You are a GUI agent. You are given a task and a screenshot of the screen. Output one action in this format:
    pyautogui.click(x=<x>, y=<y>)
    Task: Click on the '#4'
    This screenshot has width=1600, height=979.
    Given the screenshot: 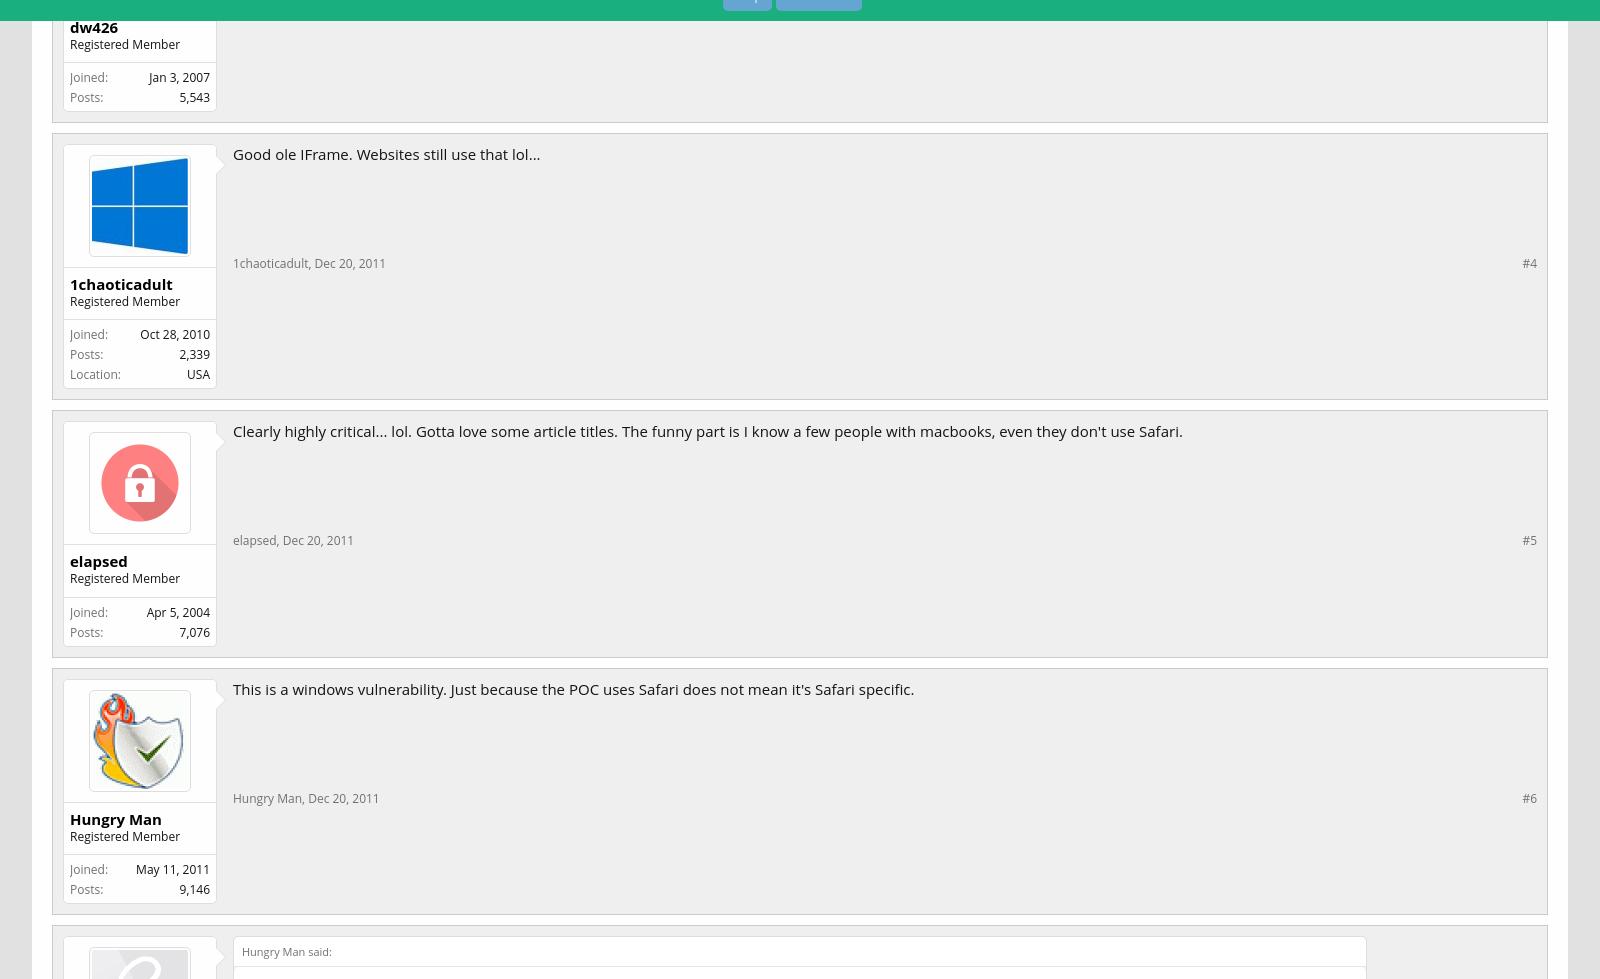 What is the action you would take?
    pyautogui.click(x=1529, y=263)
    